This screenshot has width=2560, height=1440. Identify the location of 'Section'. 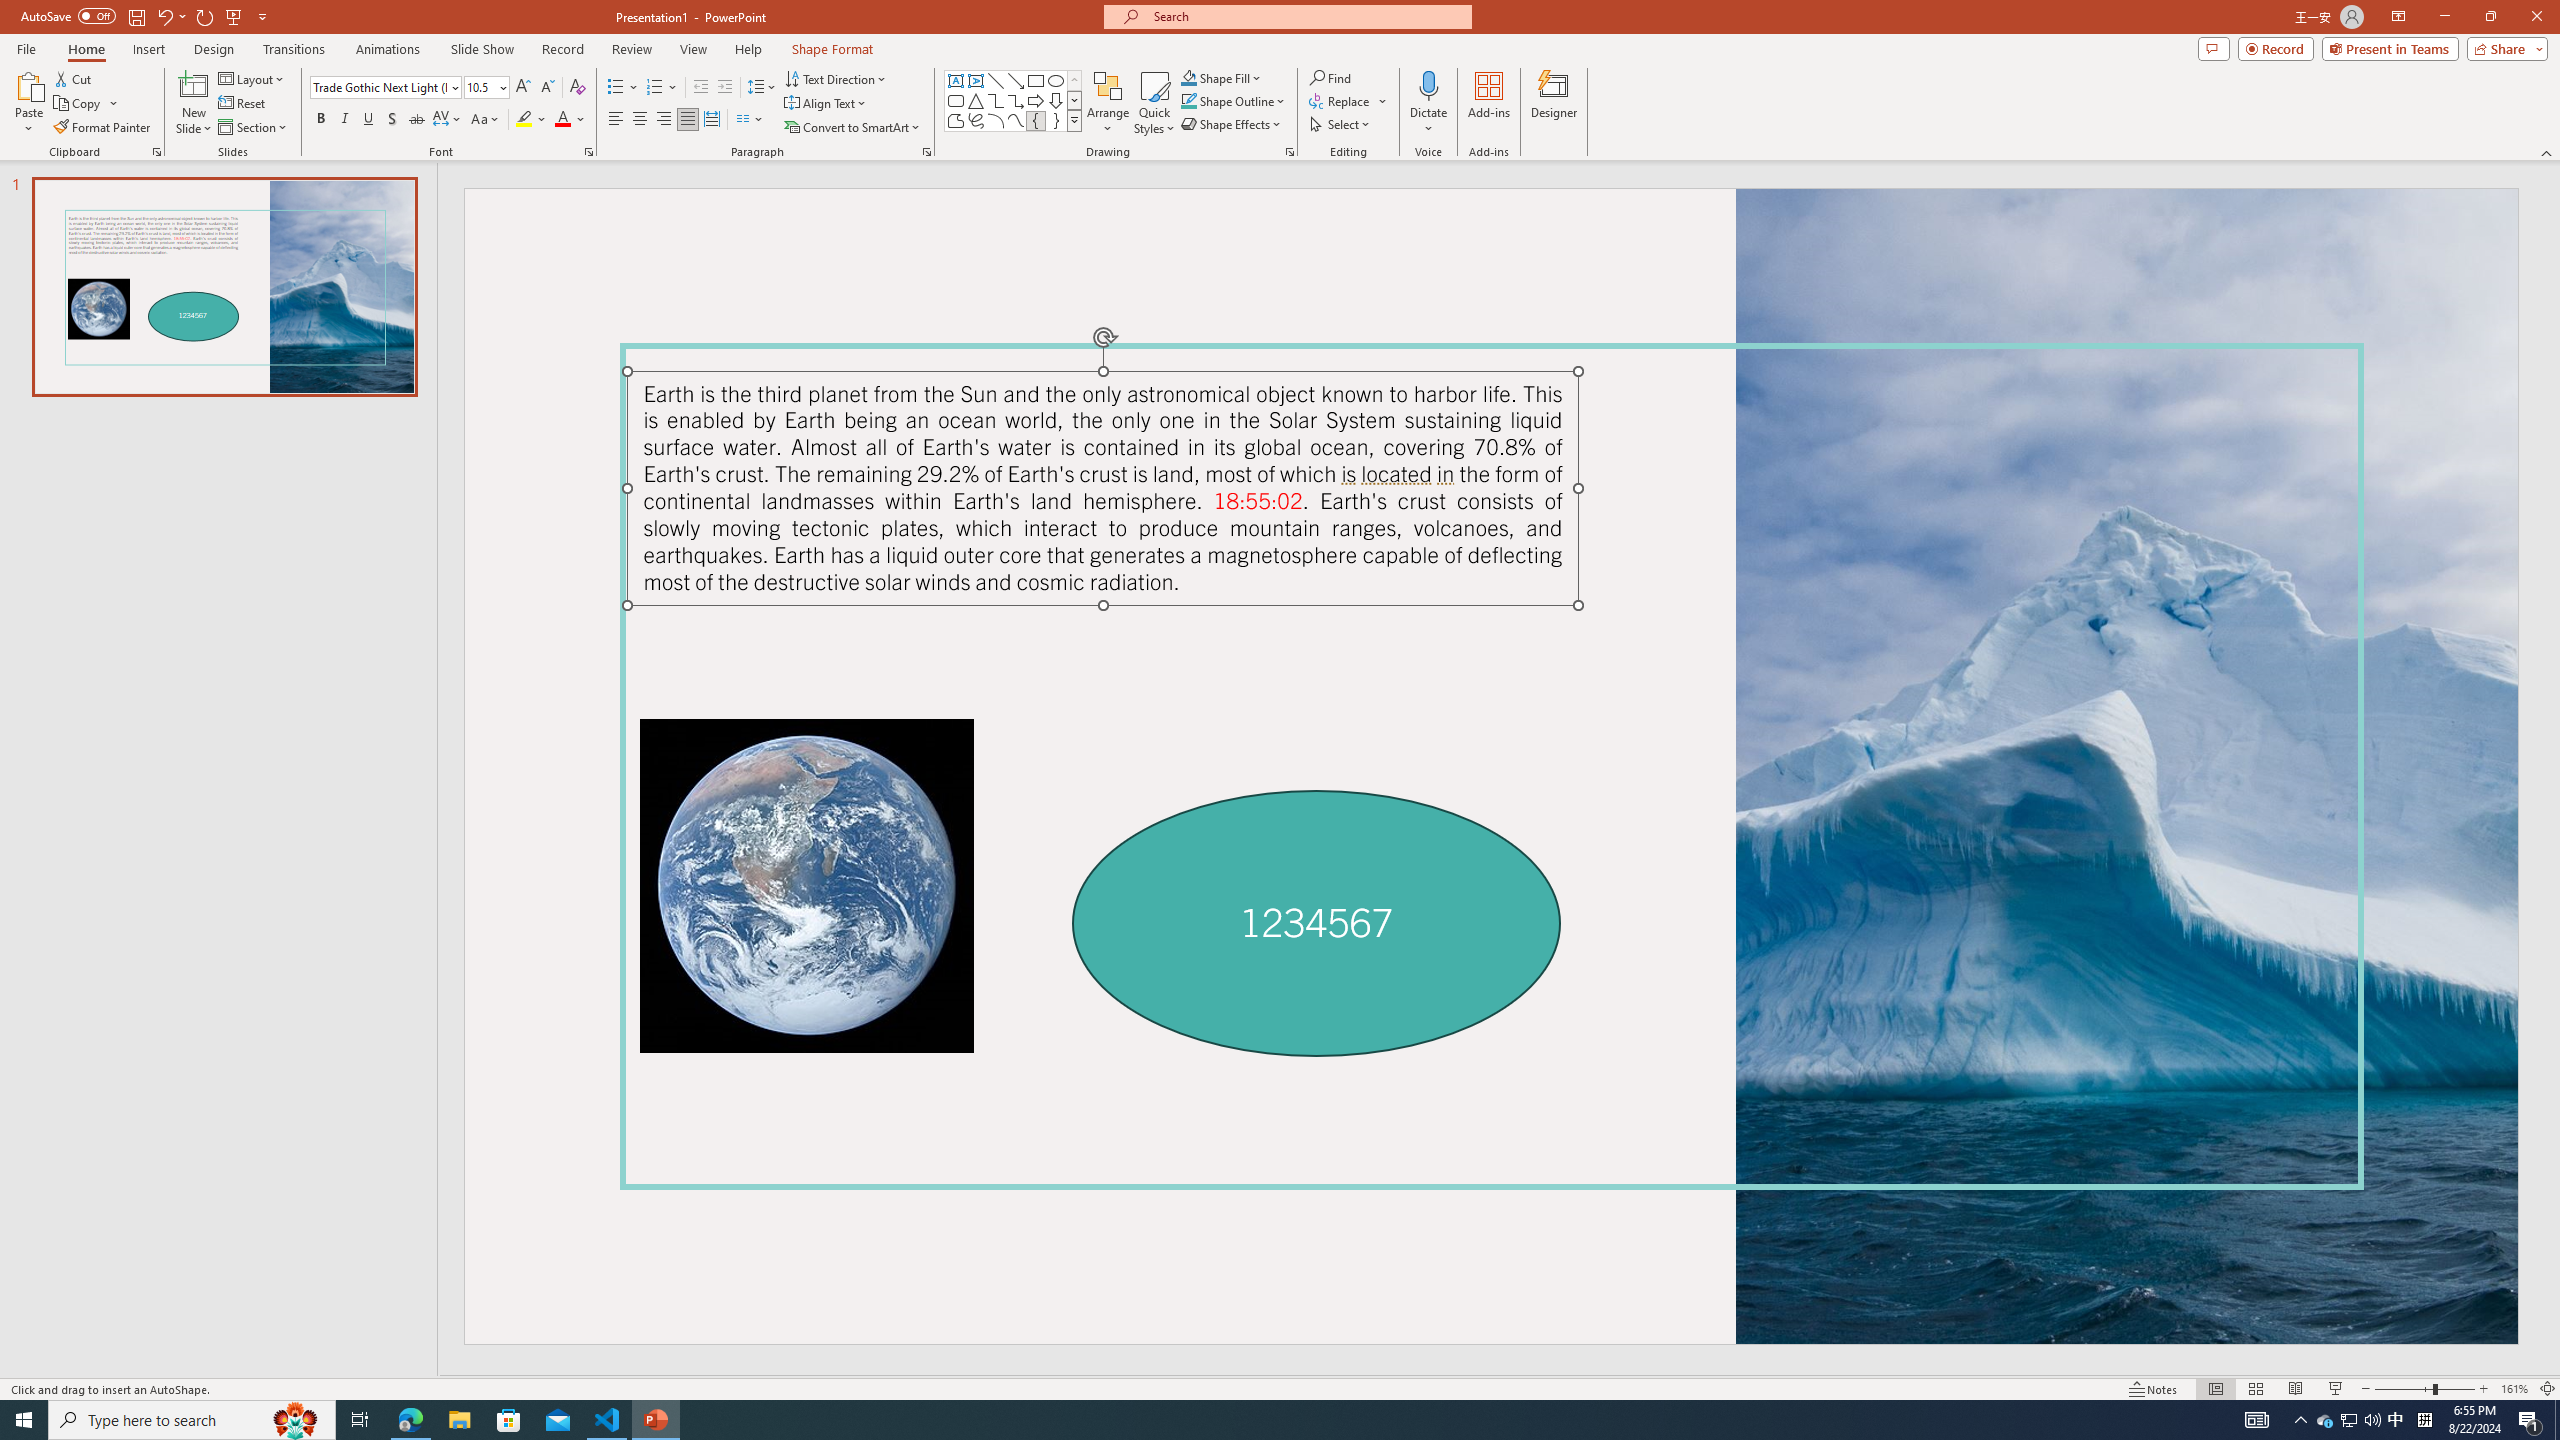
(253, 127).